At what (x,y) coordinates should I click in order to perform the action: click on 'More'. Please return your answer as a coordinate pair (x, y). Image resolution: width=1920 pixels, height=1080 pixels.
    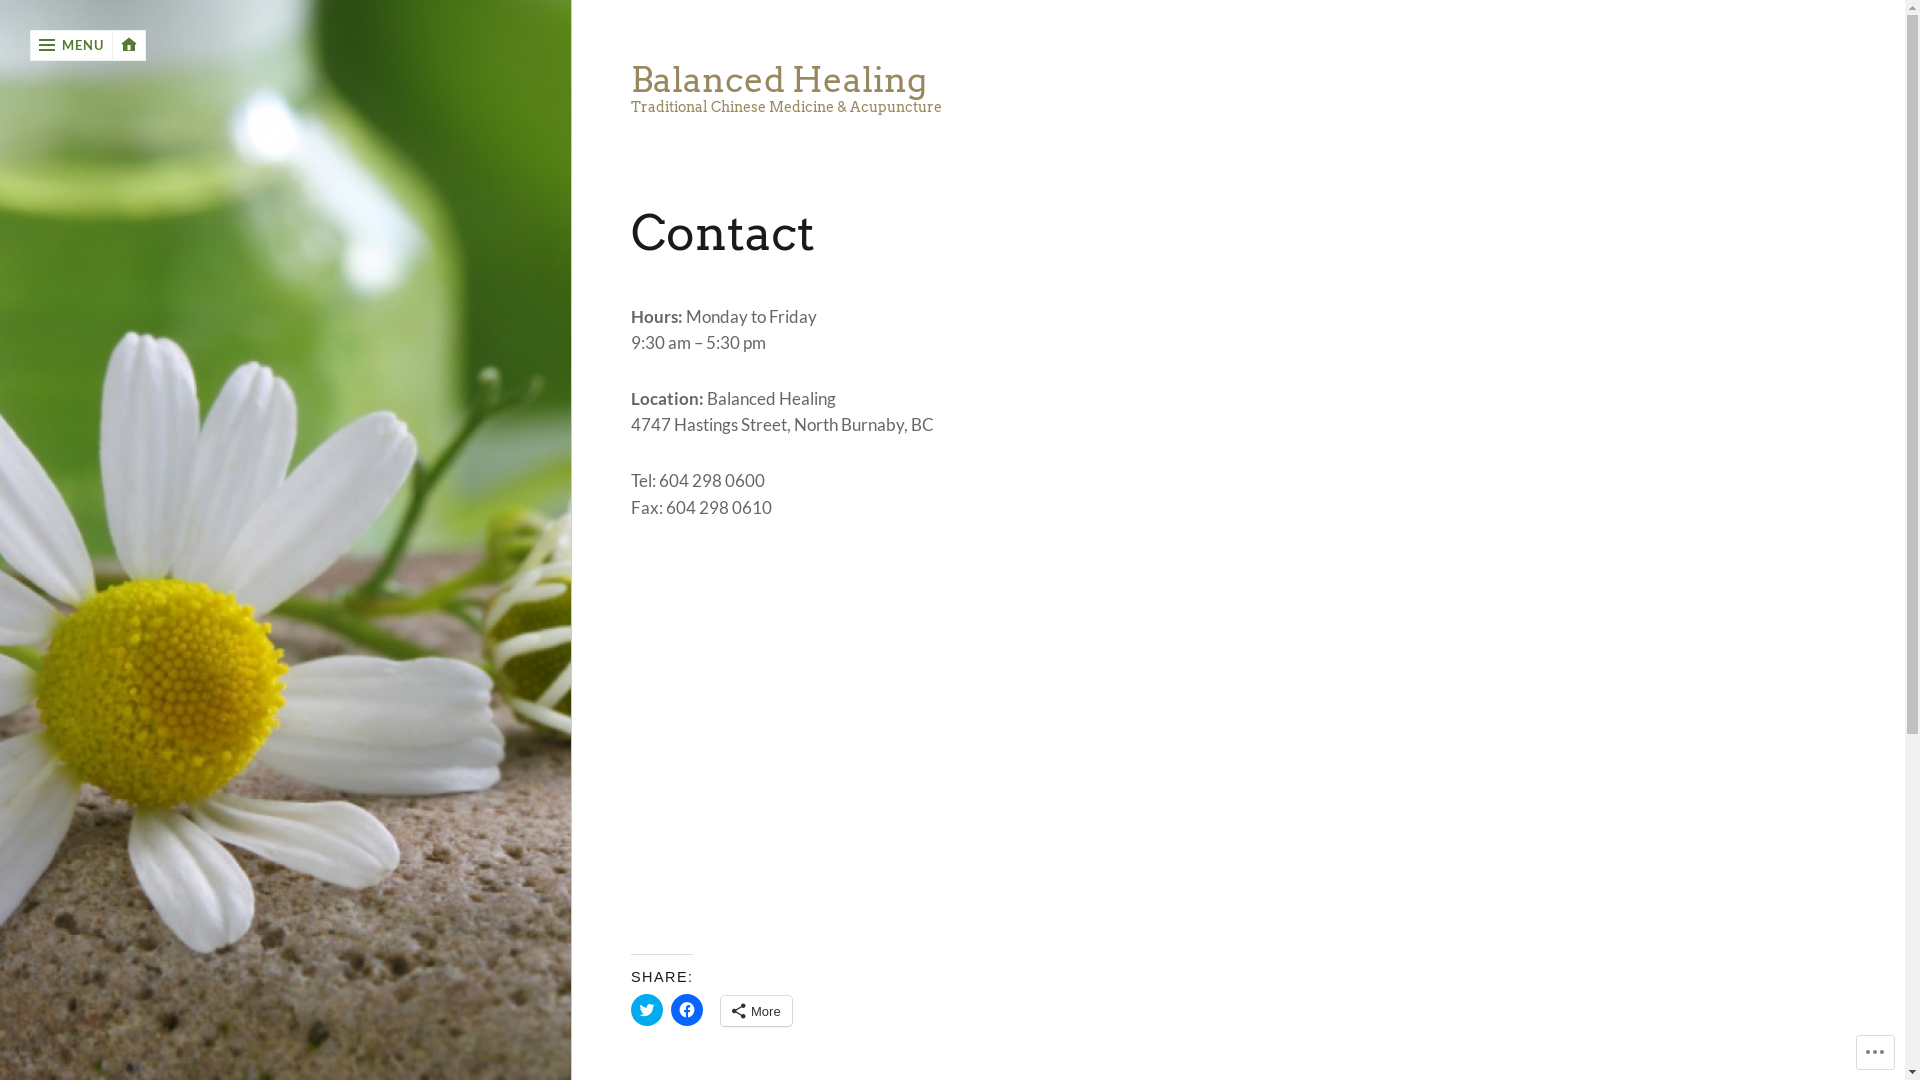
    Looking at the image, I should click on (755, 1010).